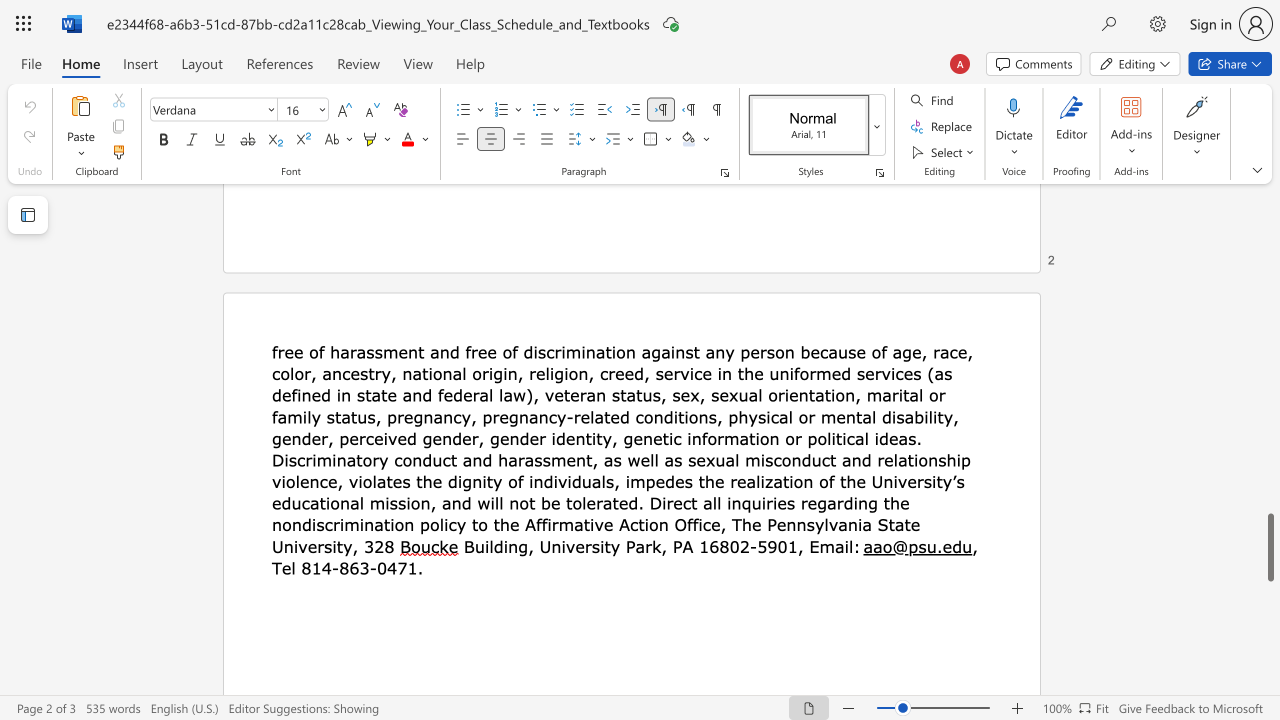  I want to click on the page's right scrollbar for upward movement, so click(1269, 300).